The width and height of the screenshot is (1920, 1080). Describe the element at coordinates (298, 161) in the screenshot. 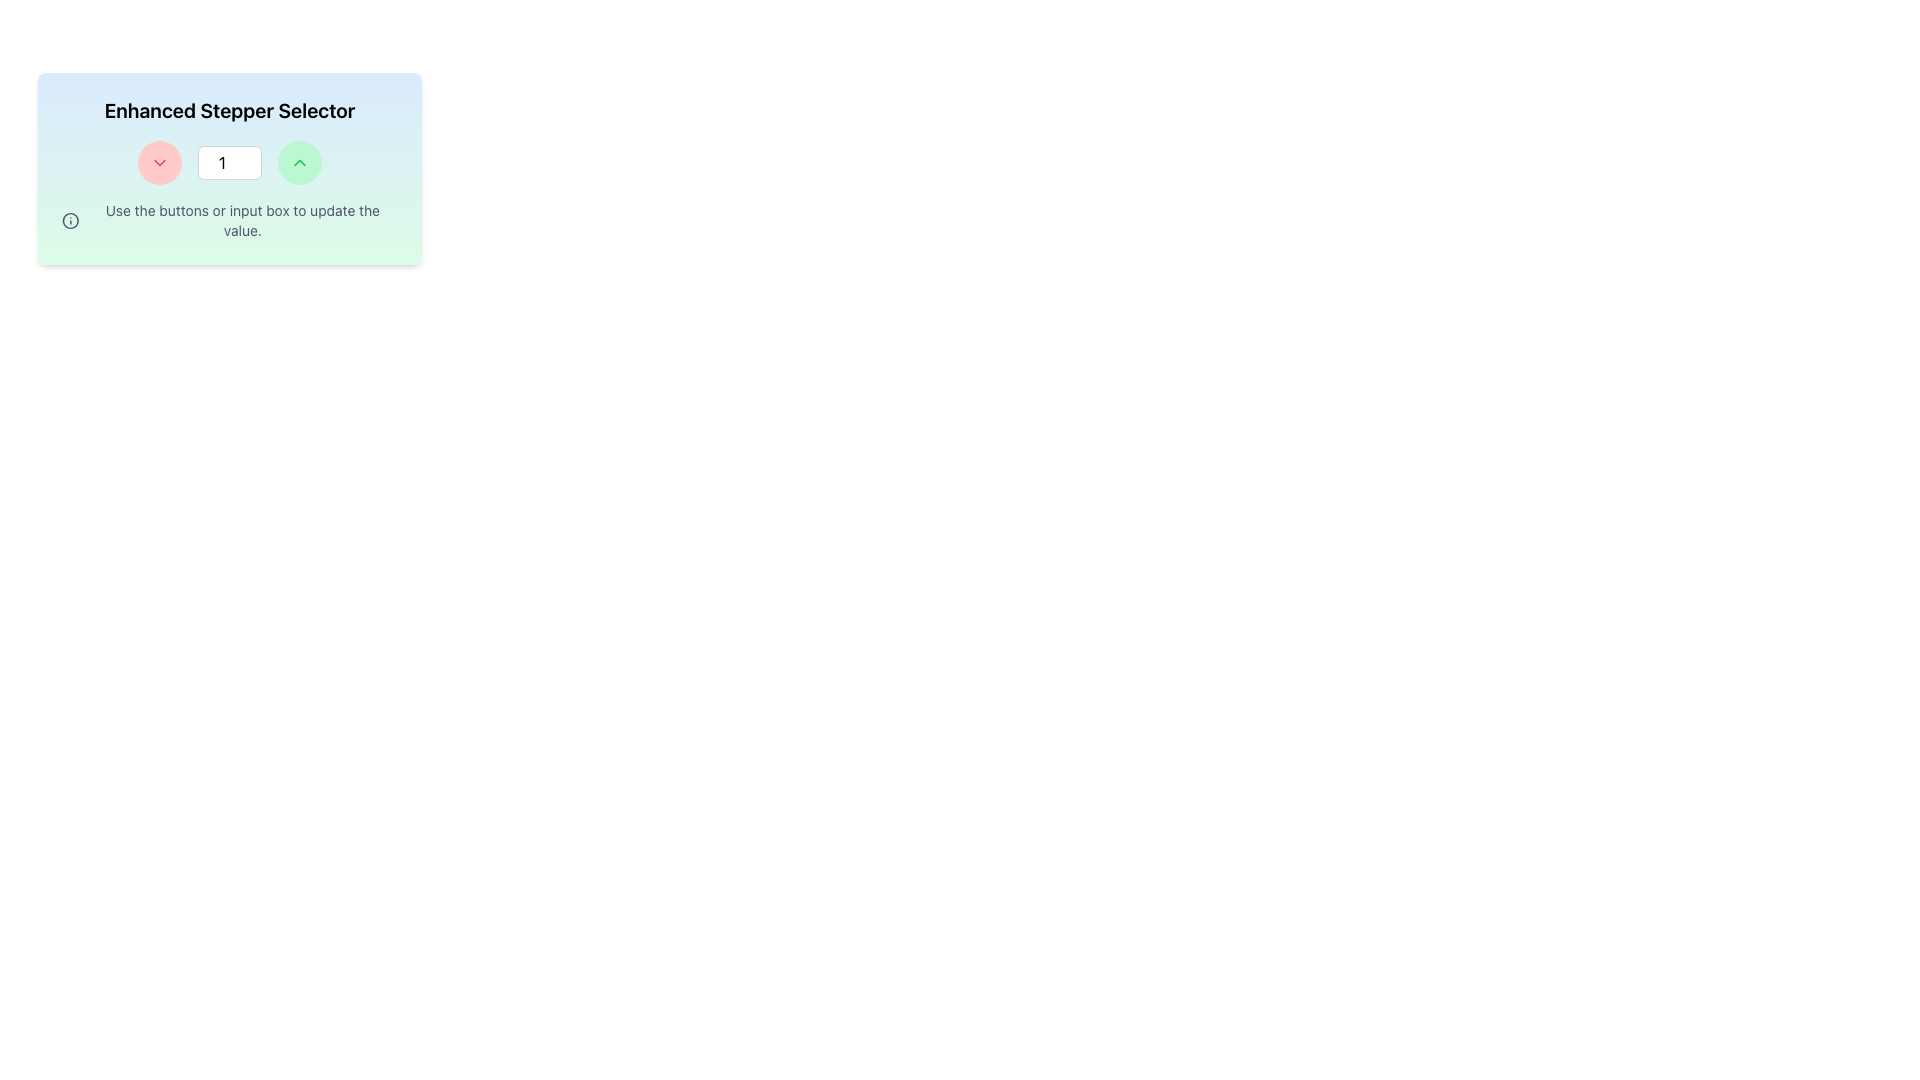

I see `the upward-facing chevron icon button with a green stroke and hollow center, located within a circular green background on the right-end of a horizontal layout` at that location.